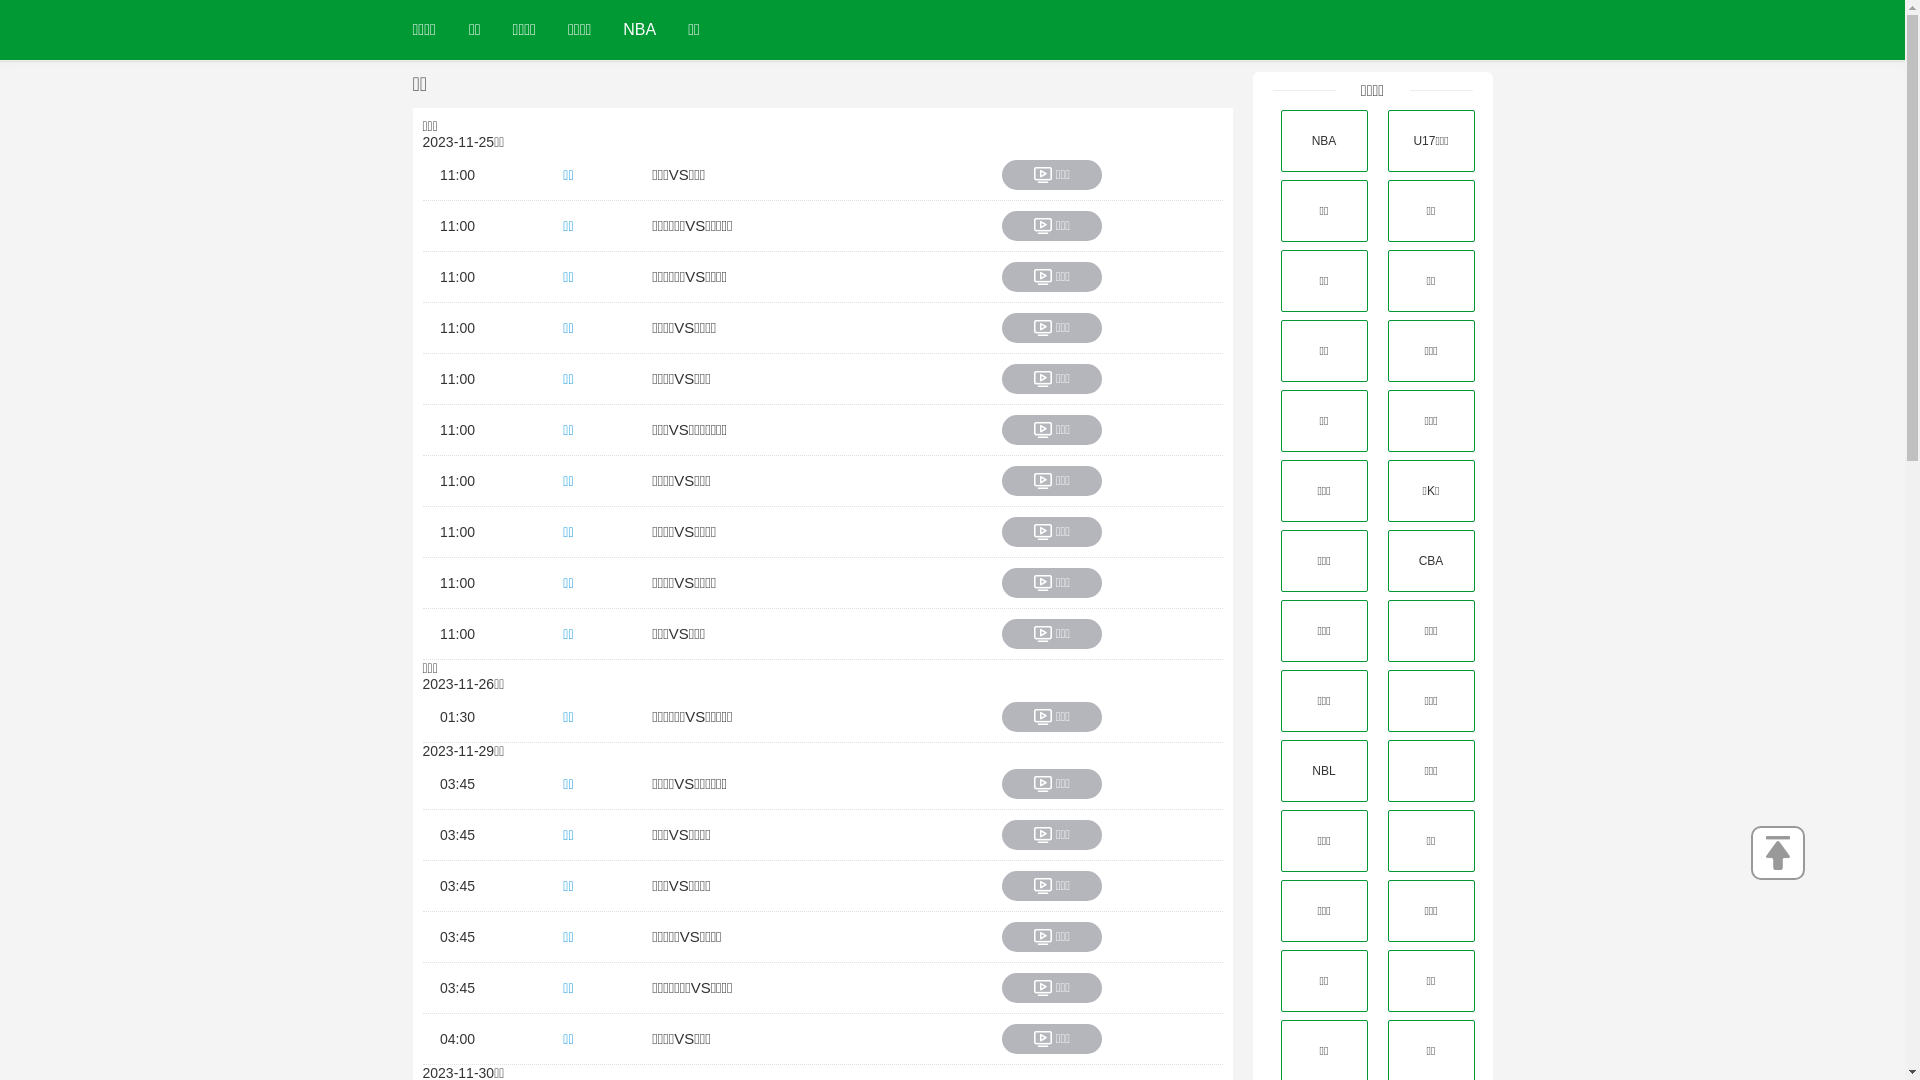  Describe the element at coordinates (456, 225) in the screenshot. I see `'11:00'` at that location.